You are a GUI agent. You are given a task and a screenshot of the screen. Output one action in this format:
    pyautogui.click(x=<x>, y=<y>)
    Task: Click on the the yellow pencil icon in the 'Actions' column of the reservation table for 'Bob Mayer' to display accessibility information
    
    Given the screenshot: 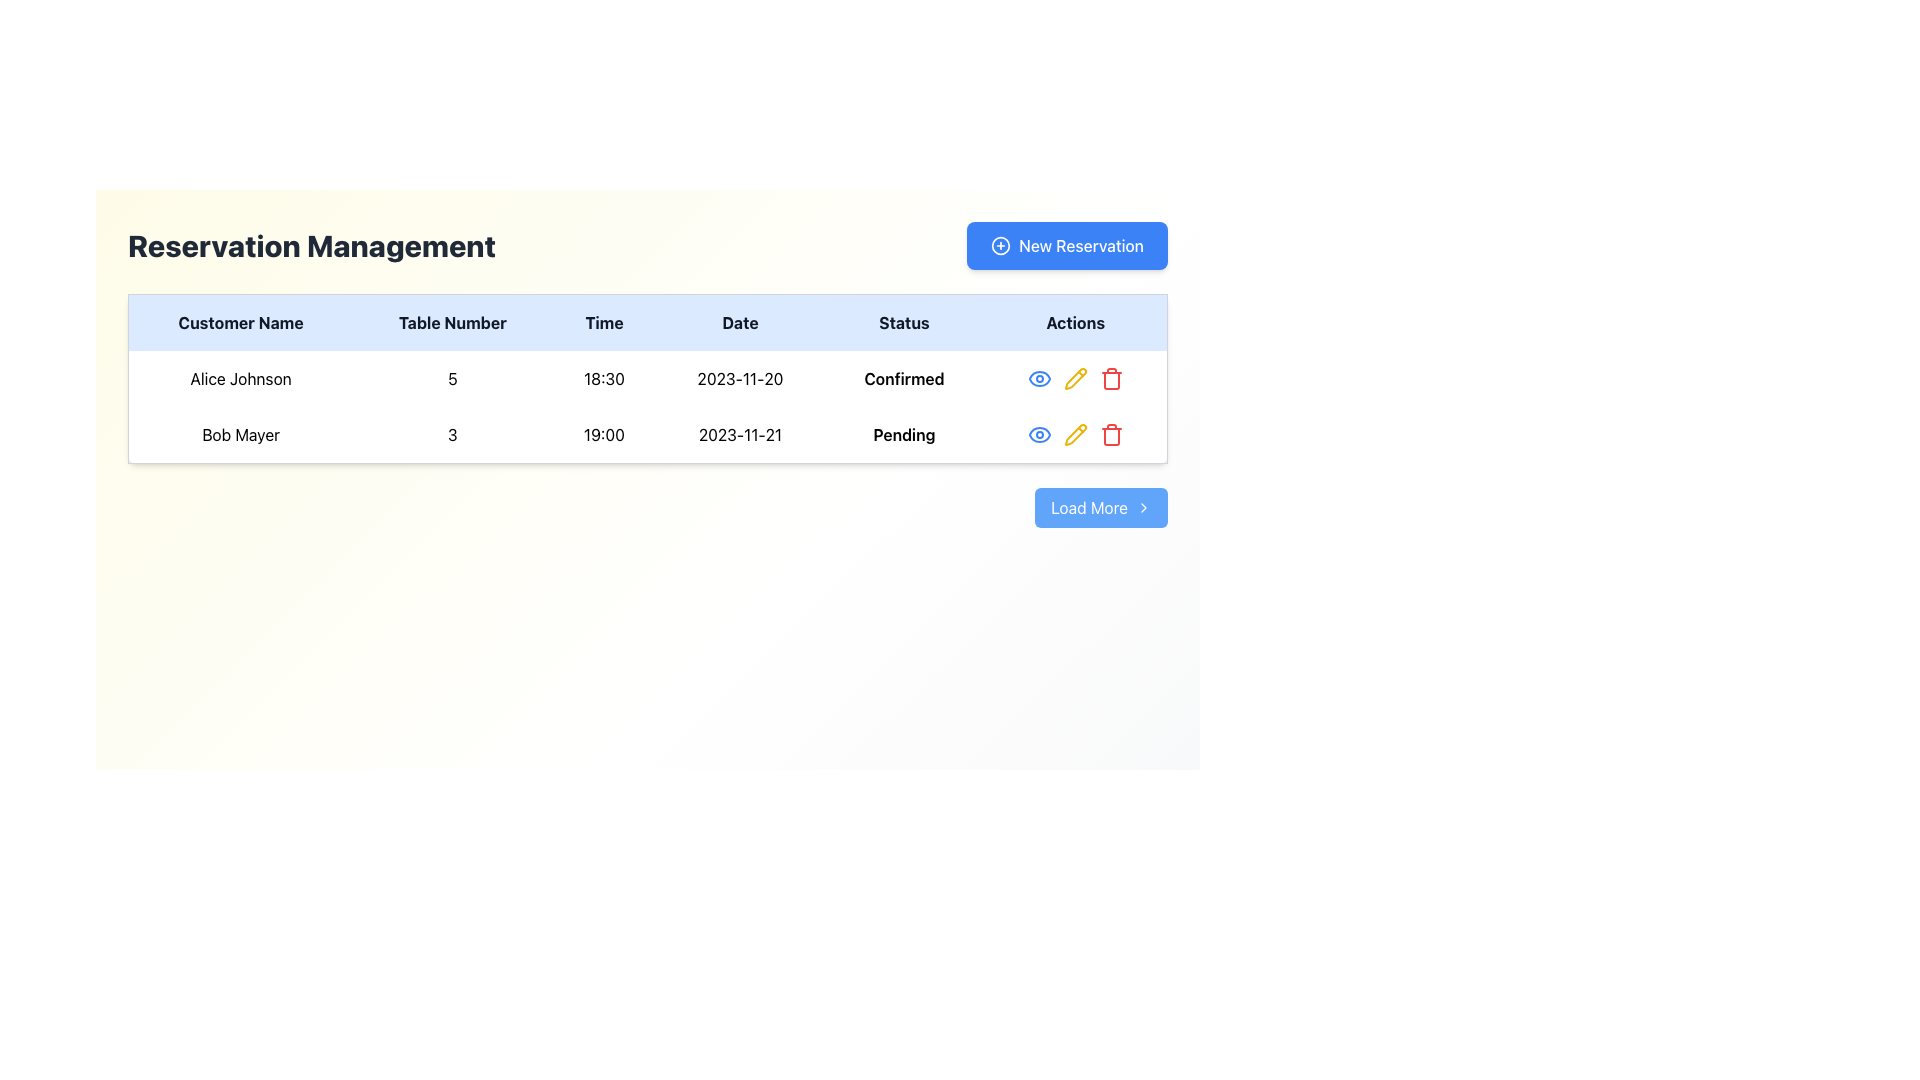 What is the action you would take?
    pyautogui.click(x=1074, y=378)
    